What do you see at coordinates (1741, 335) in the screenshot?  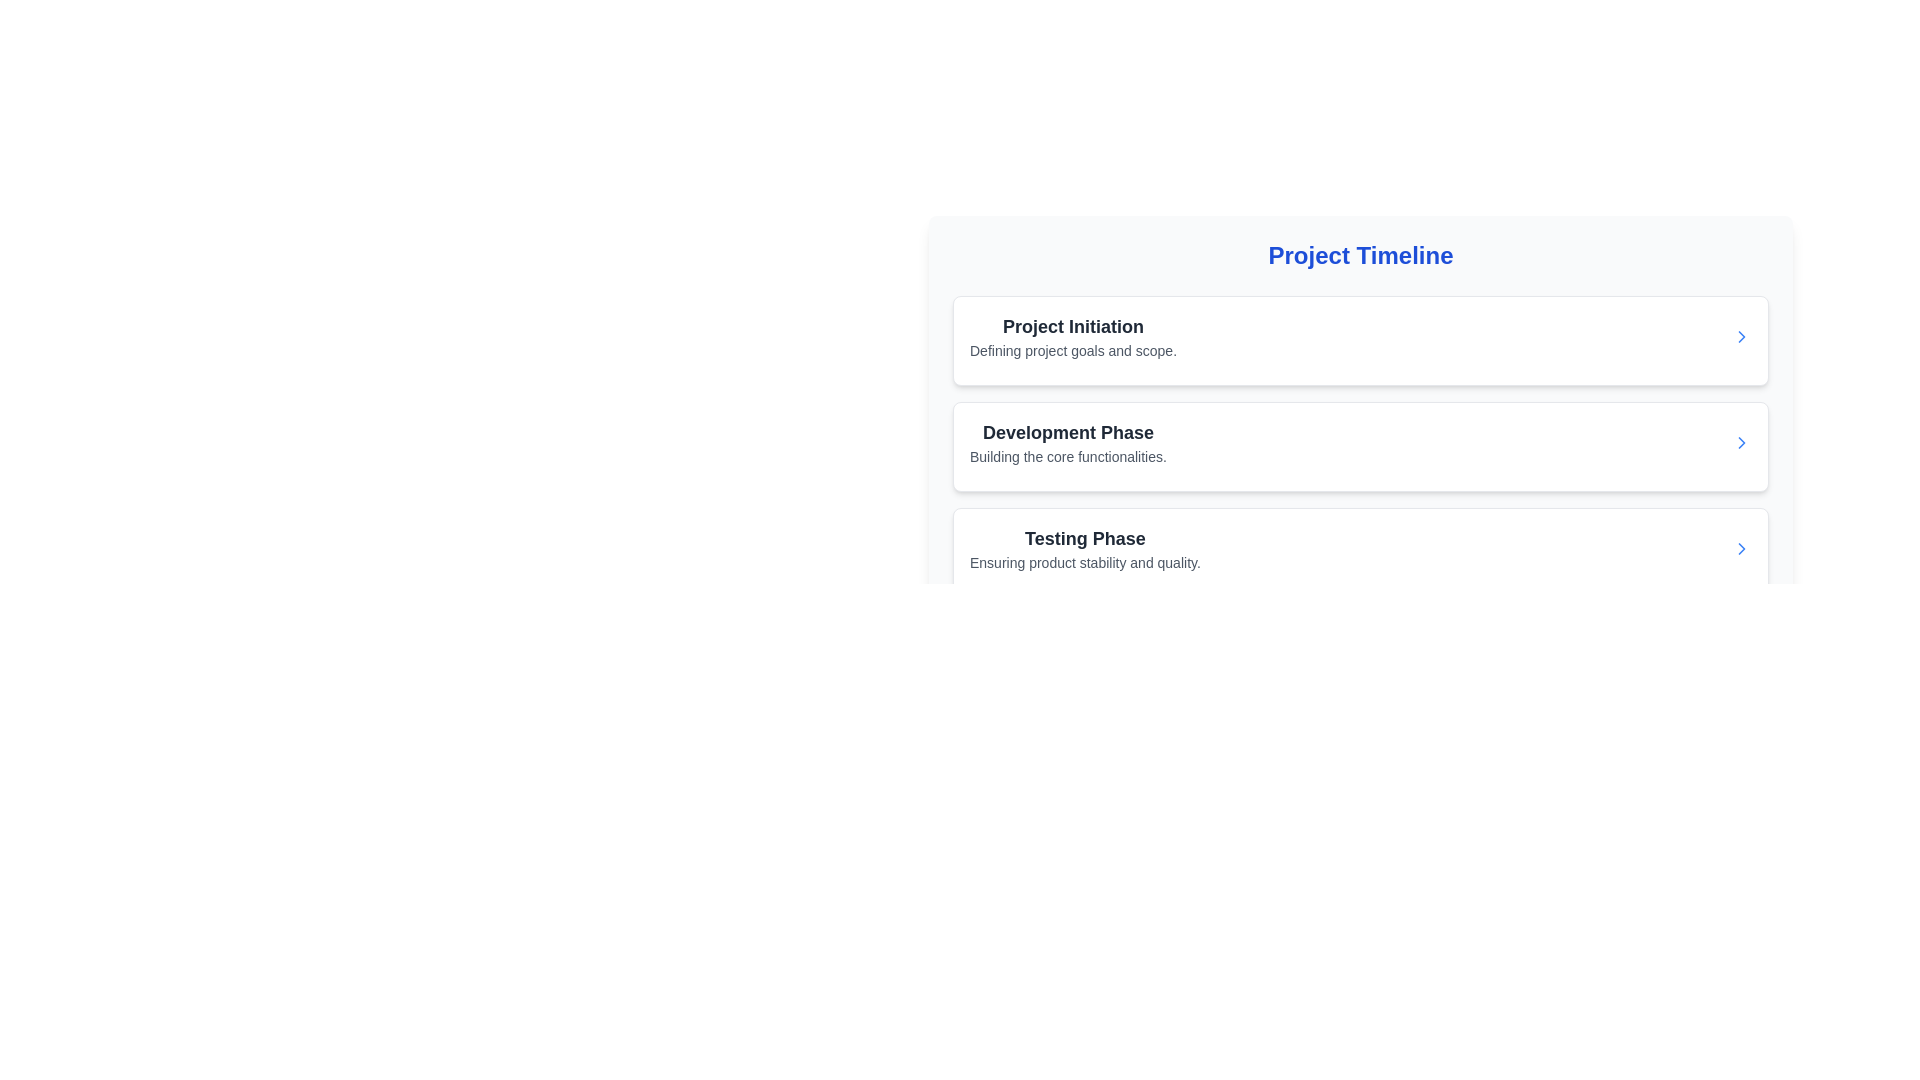 I see `the chevron icon` at bounding box center [1741, 335].